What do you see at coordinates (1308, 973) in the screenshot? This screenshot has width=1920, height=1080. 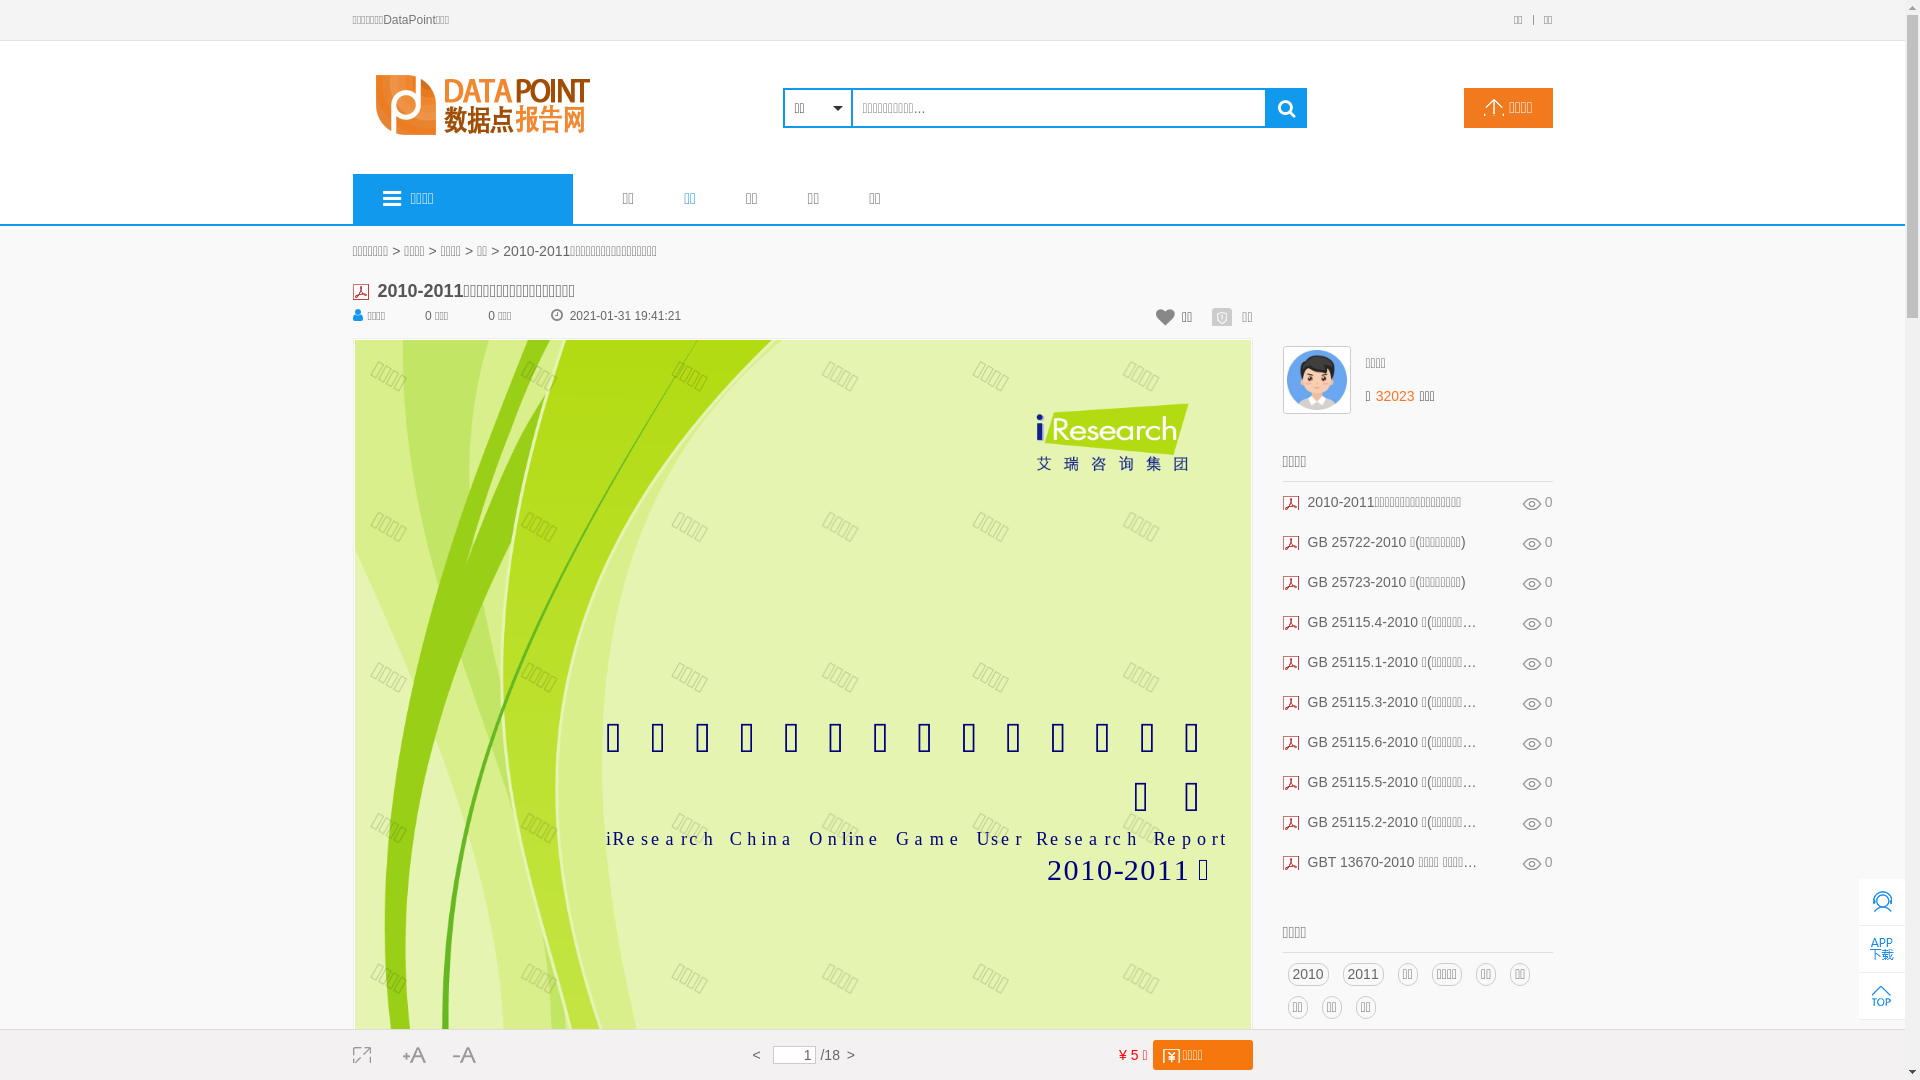 I see `'2010'` at bounding box center [1308, 973].